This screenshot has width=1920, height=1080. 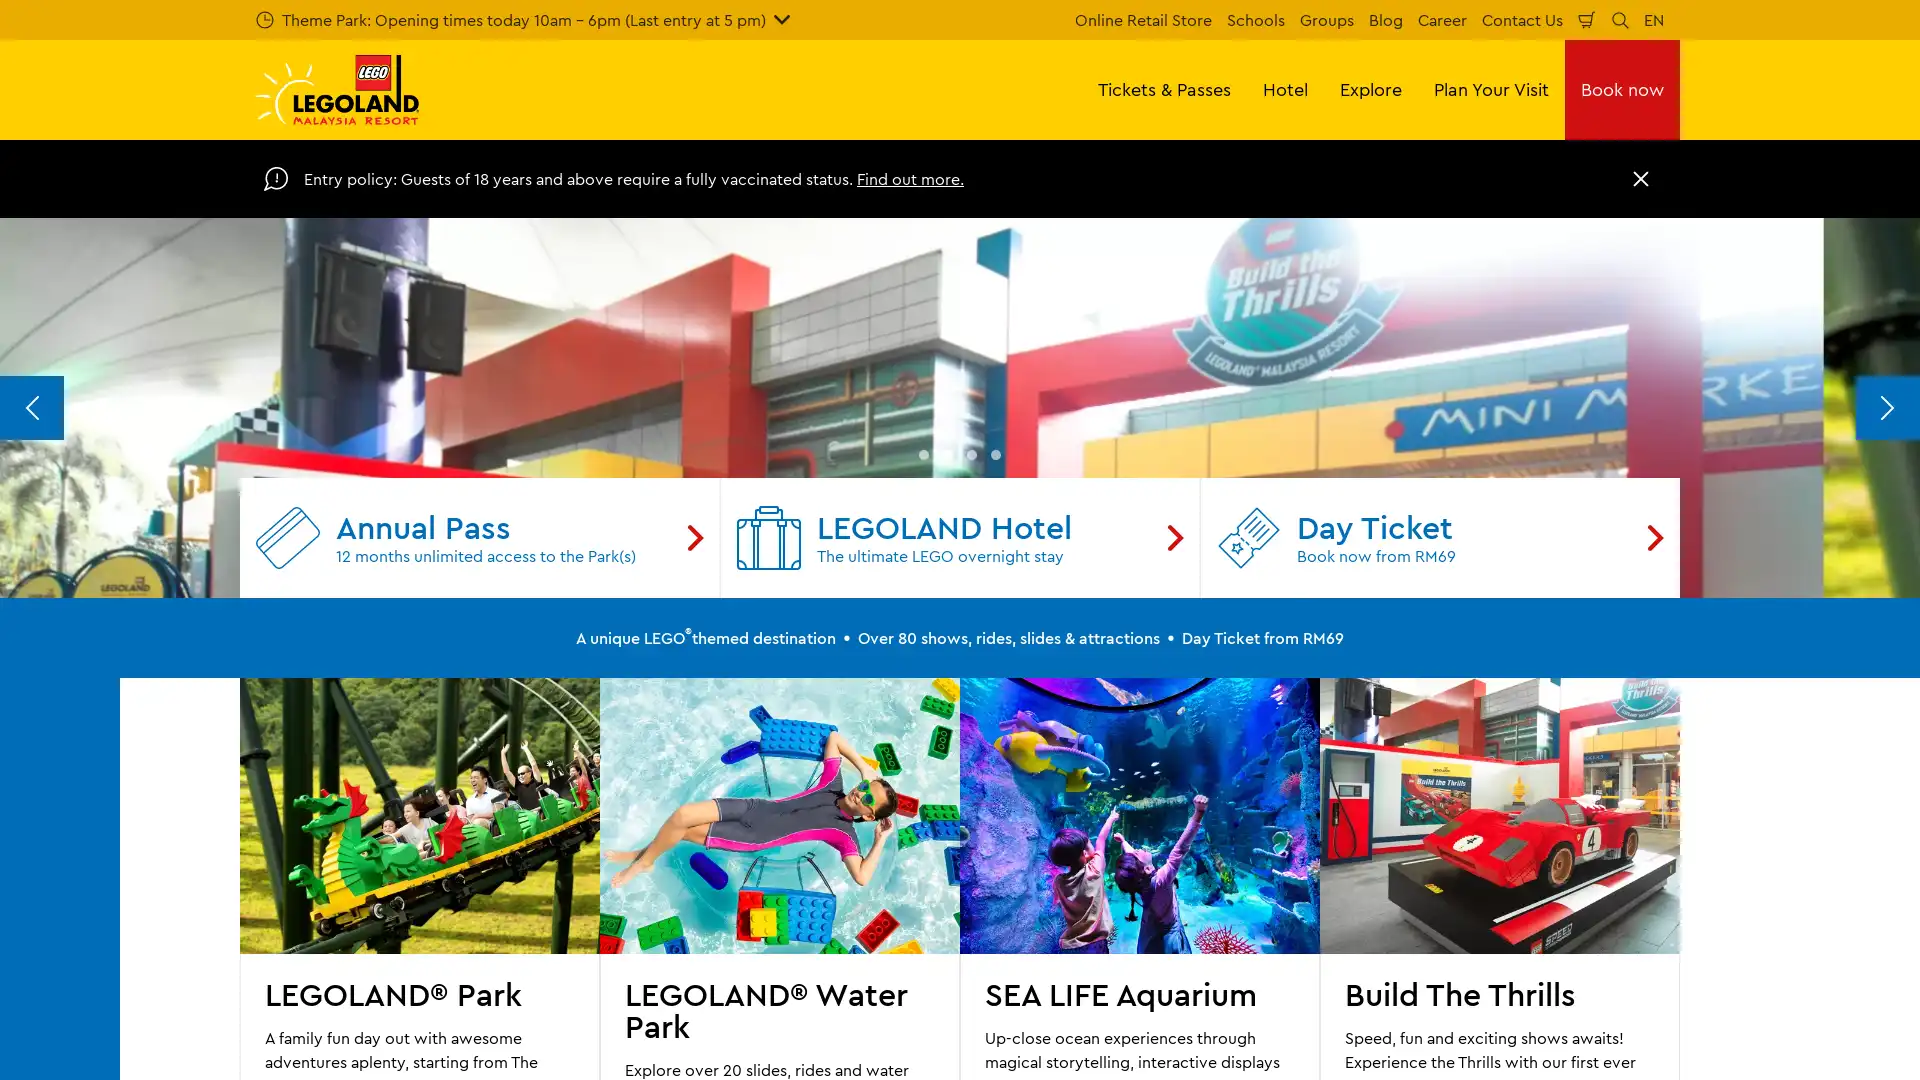 I want to click on Book now, so click(x=1622, y=88).